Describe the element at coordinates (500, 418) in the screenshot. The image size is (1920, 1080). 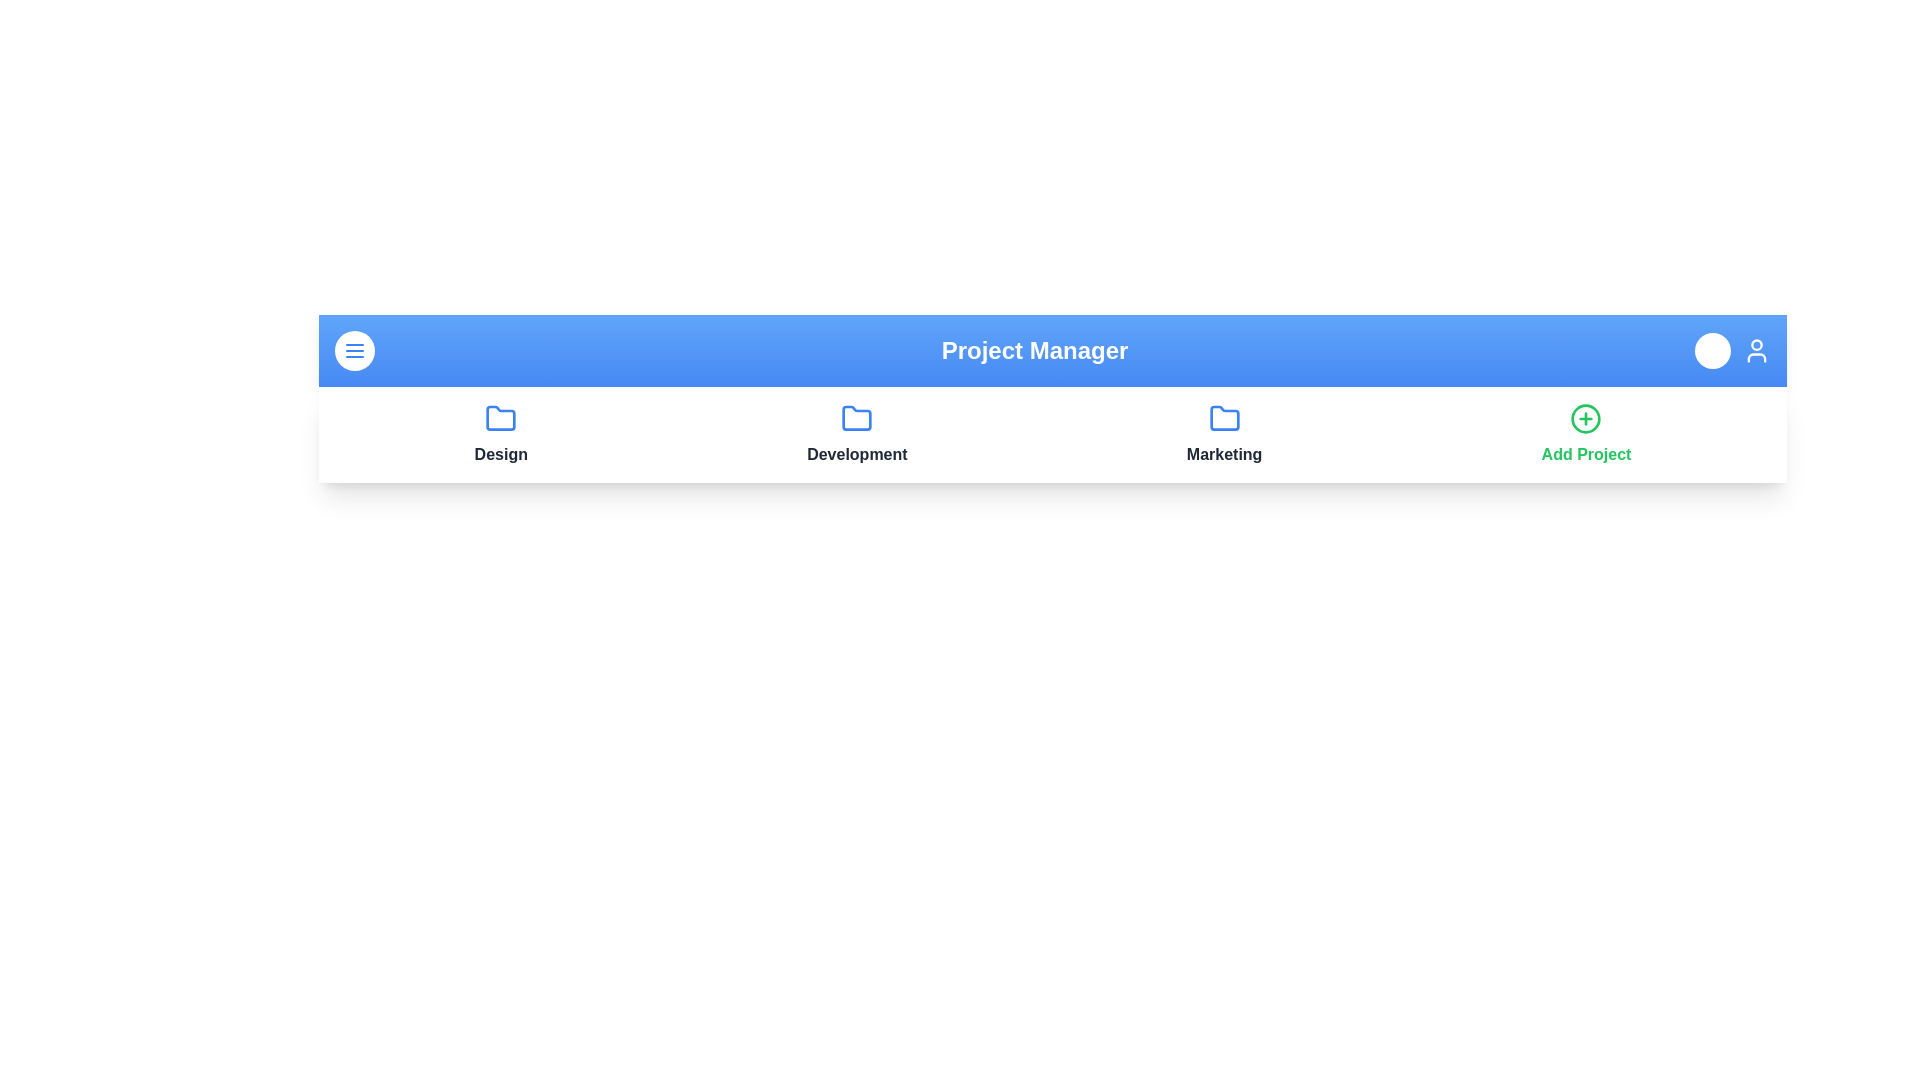
I see `the project folder for Design` at that location.